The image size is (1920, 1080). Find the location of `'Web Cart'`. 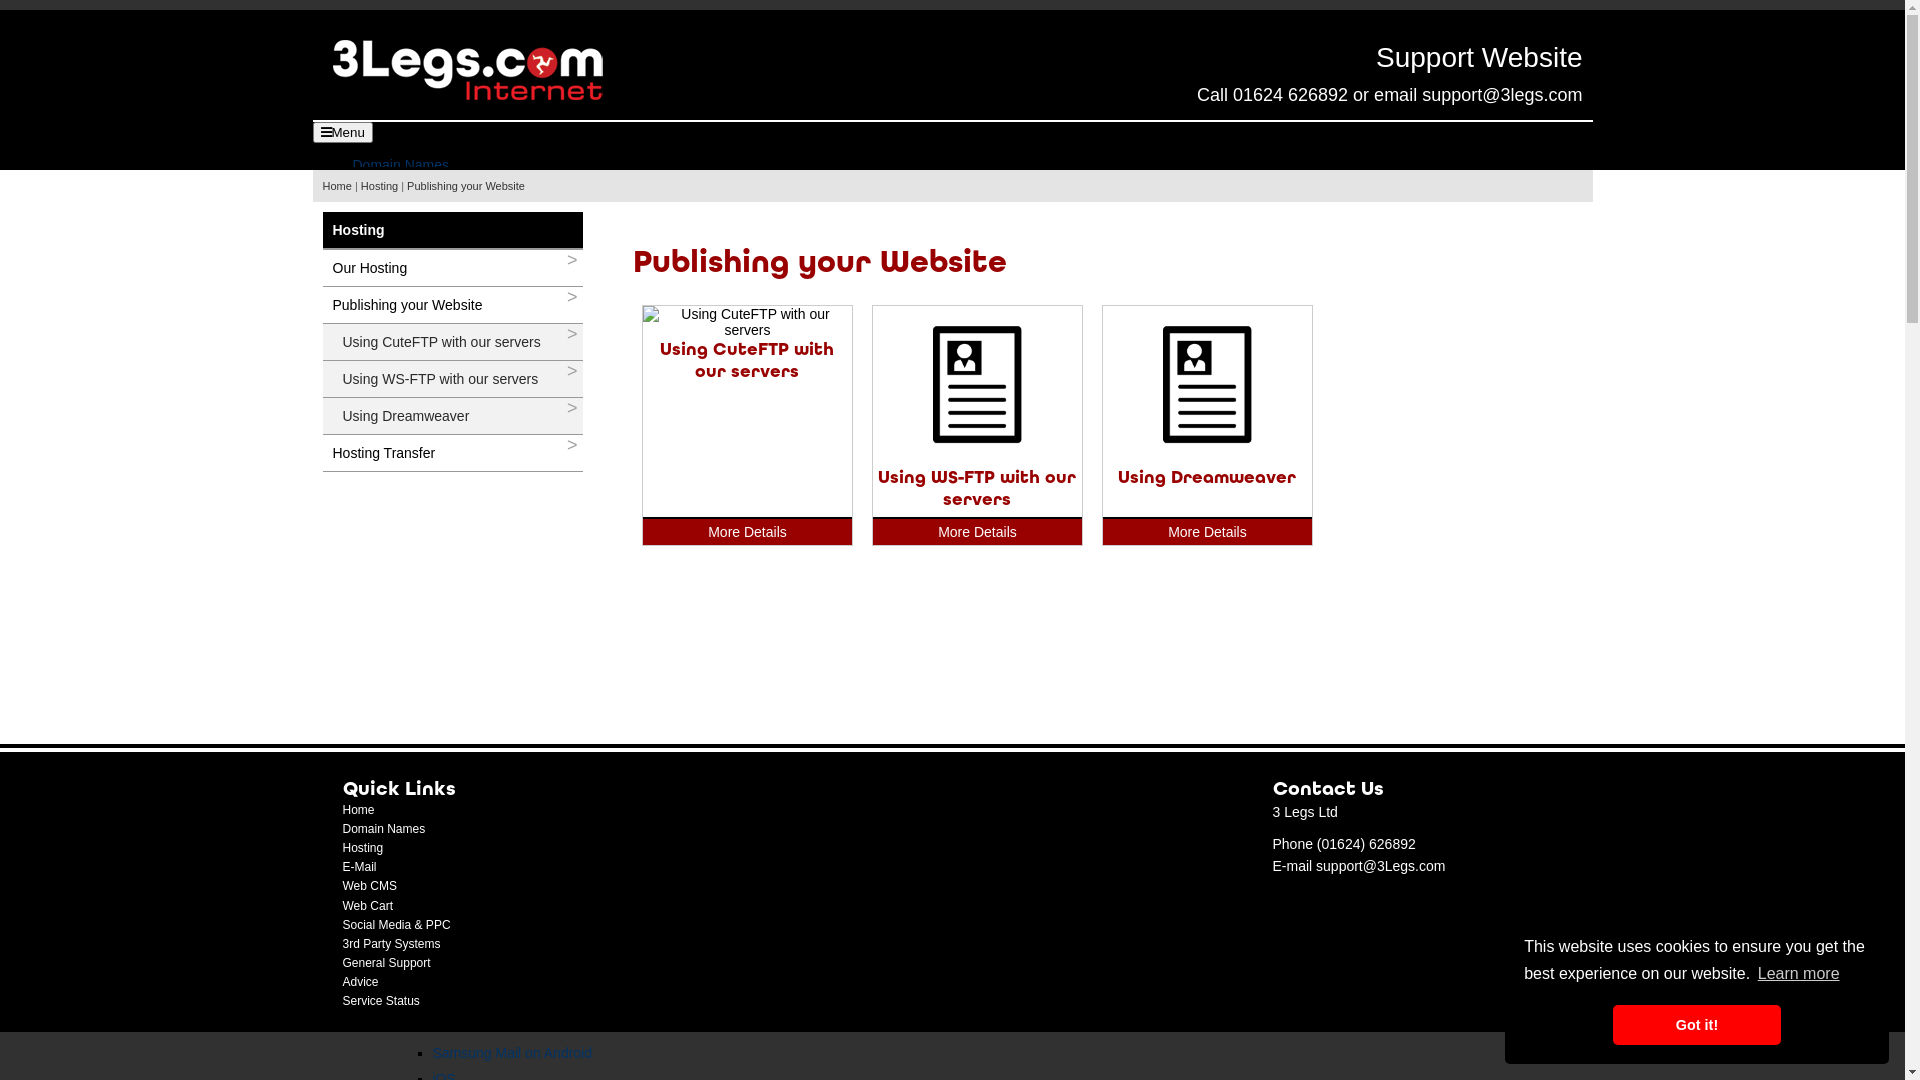

'Web Cart' is located at coordinates (366, 906).